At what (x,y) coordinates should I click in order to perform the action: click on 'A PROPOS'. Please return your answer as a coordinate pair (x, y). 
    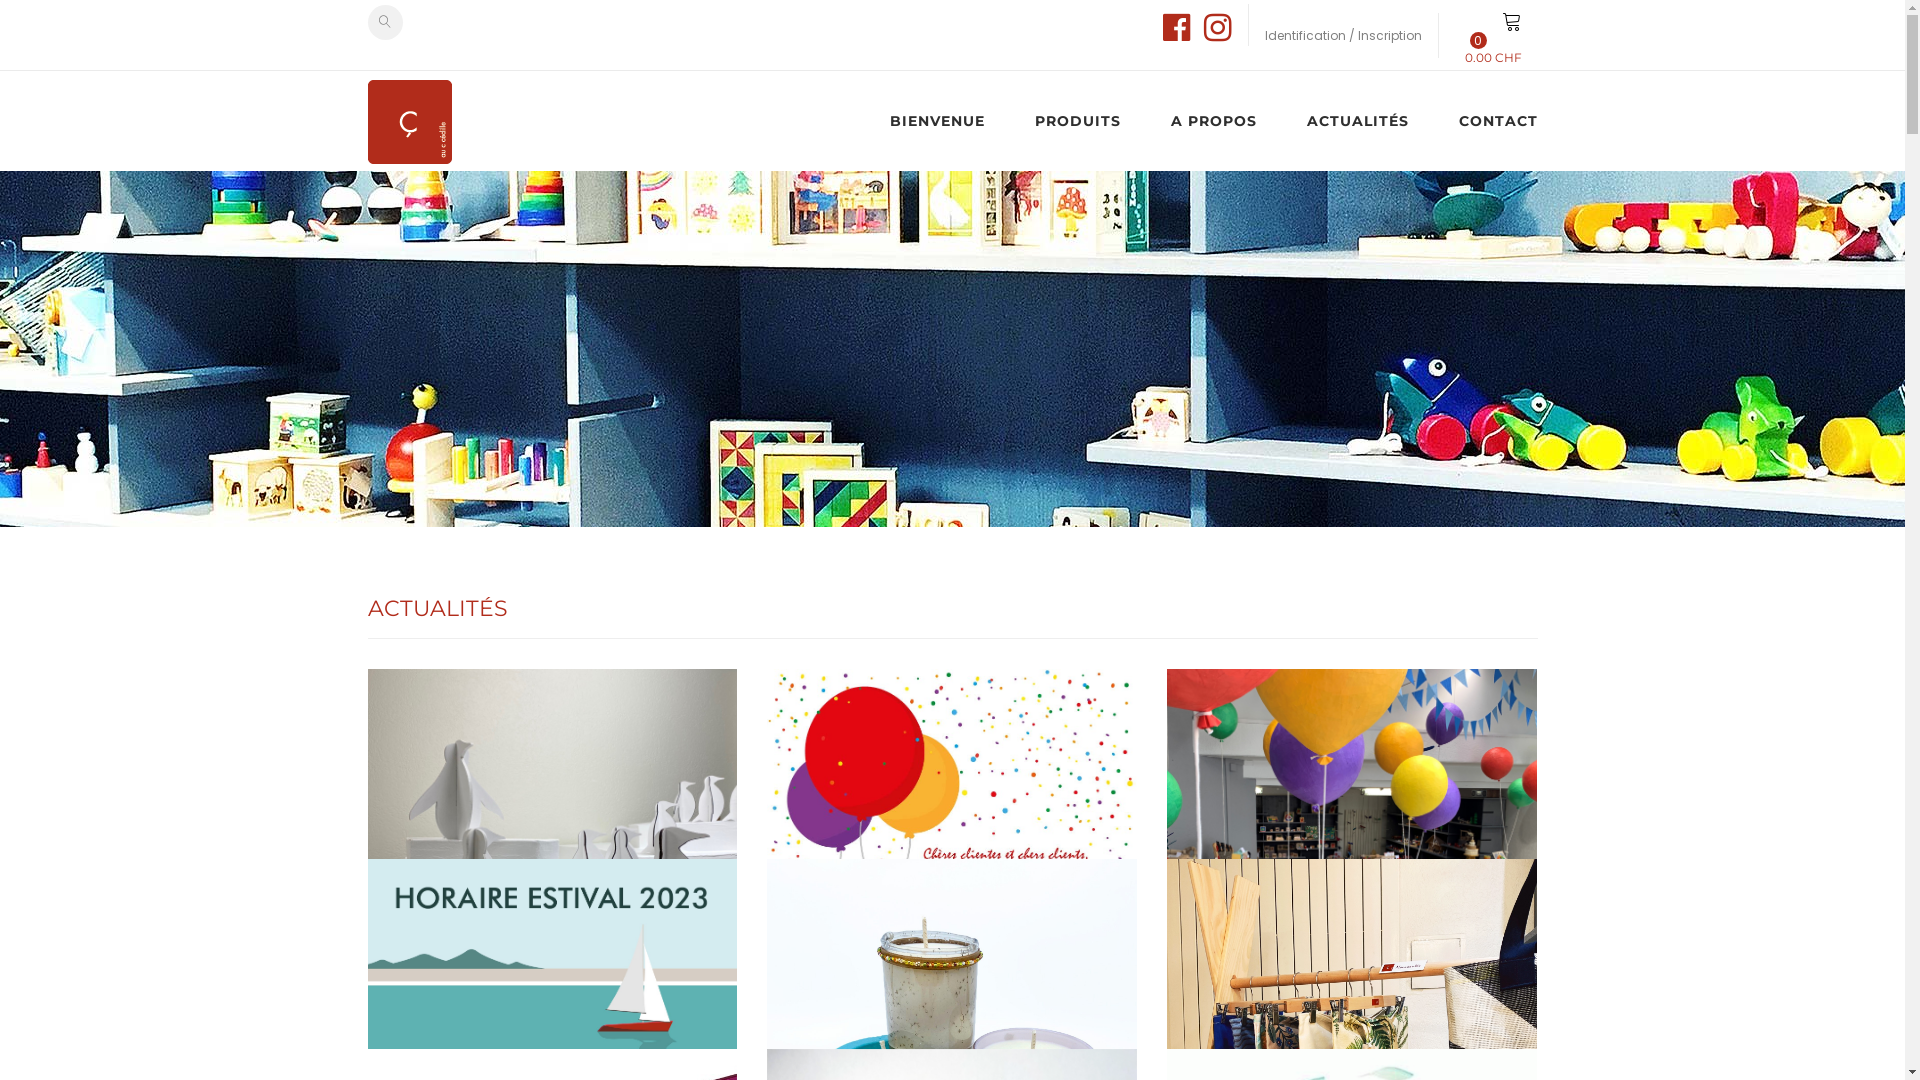
    Looking at the image, I should click on (1213, 120).